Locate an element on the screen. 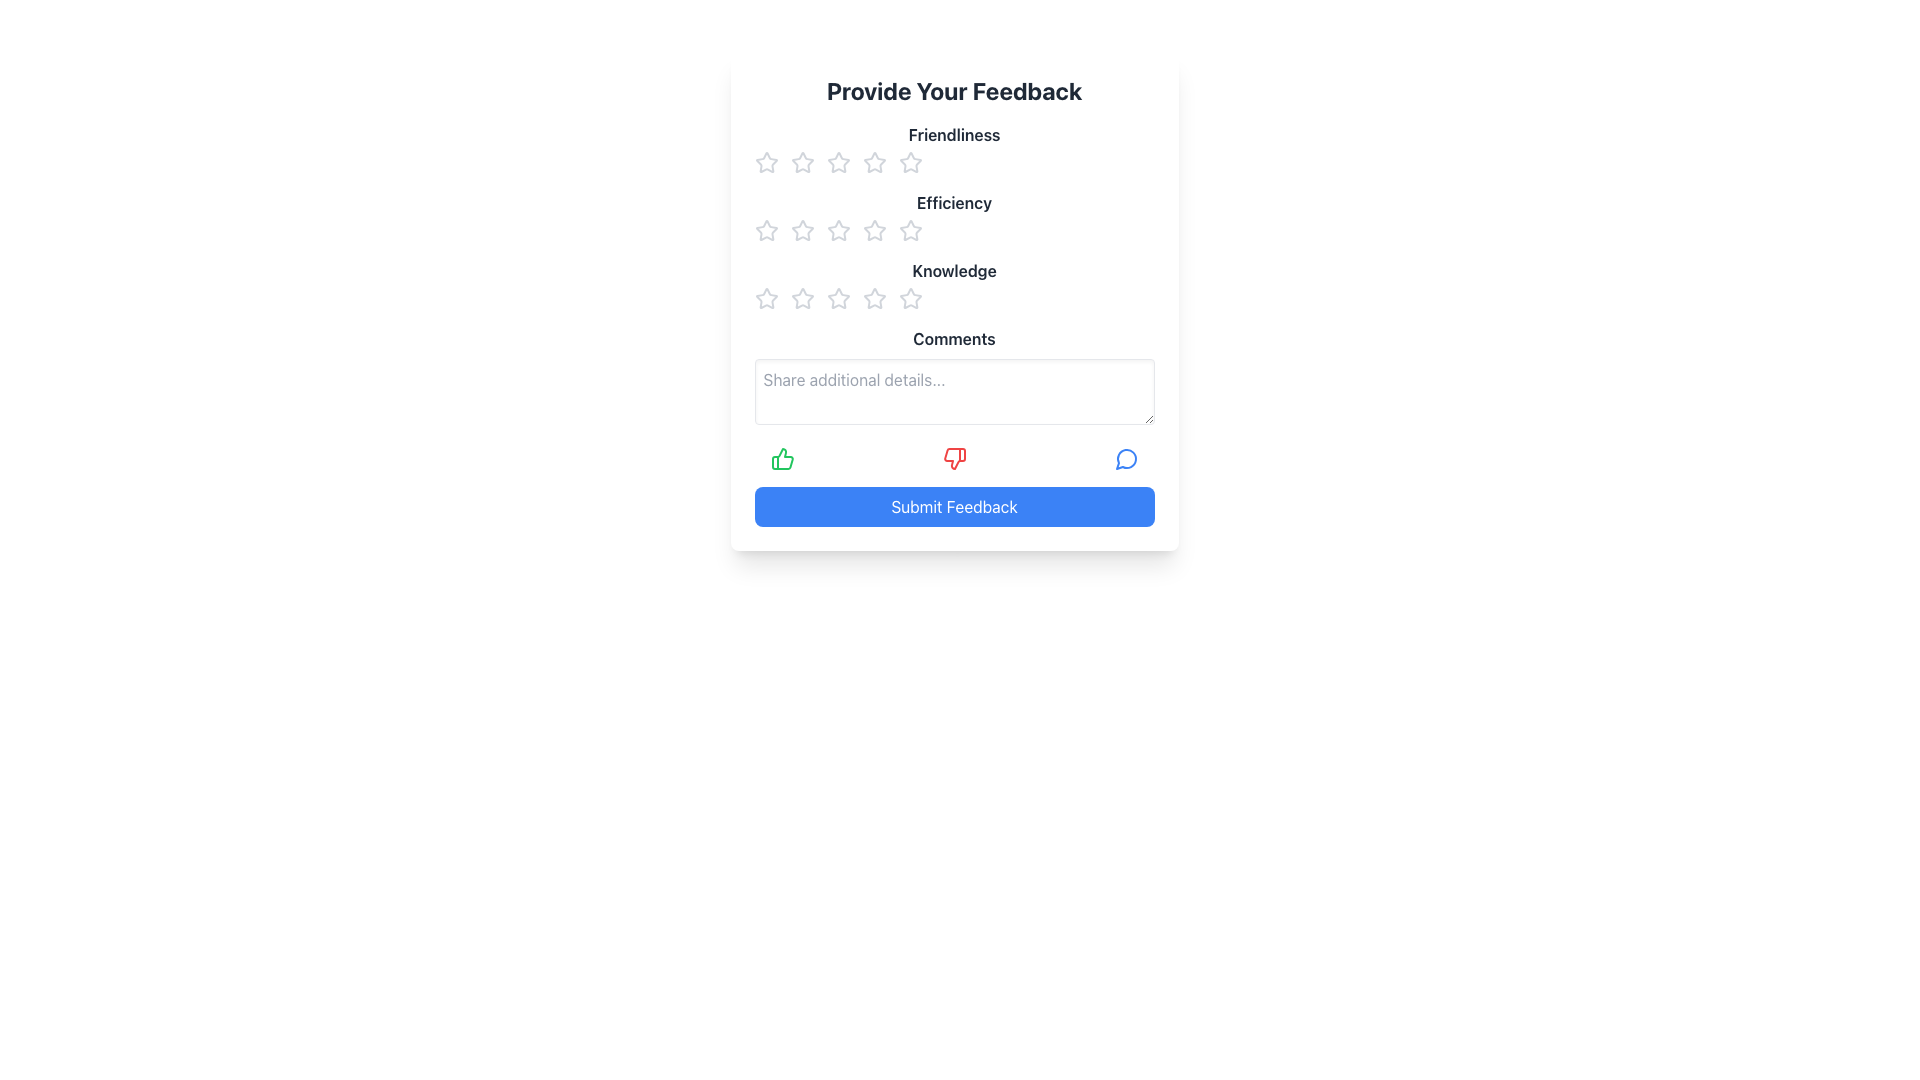 Image resolution: width=1920 pixels, height=1080 pixels. the feedback submission button located at the bottom of the feedback section, which is centrally aligned and positioned below a row of icons is located at coordinates (953, 505).